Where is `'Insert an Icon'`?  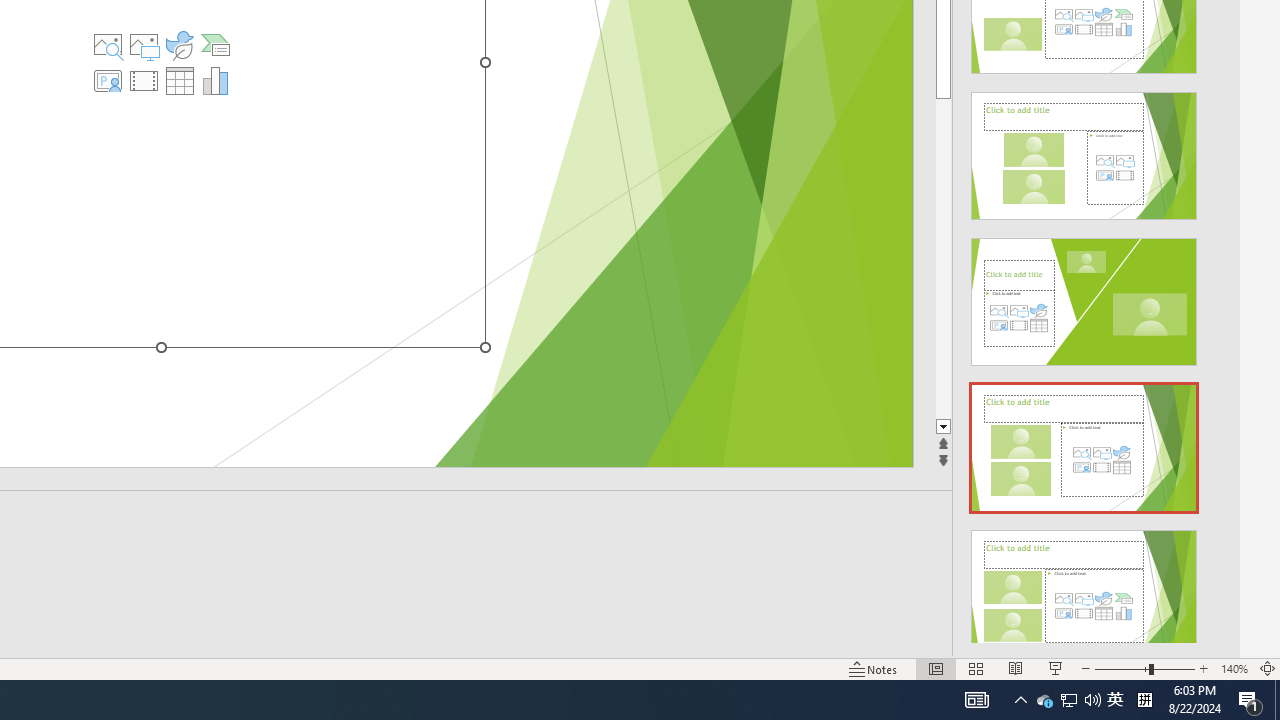
'Insert an Icon' is located at coordinates (179, 45).